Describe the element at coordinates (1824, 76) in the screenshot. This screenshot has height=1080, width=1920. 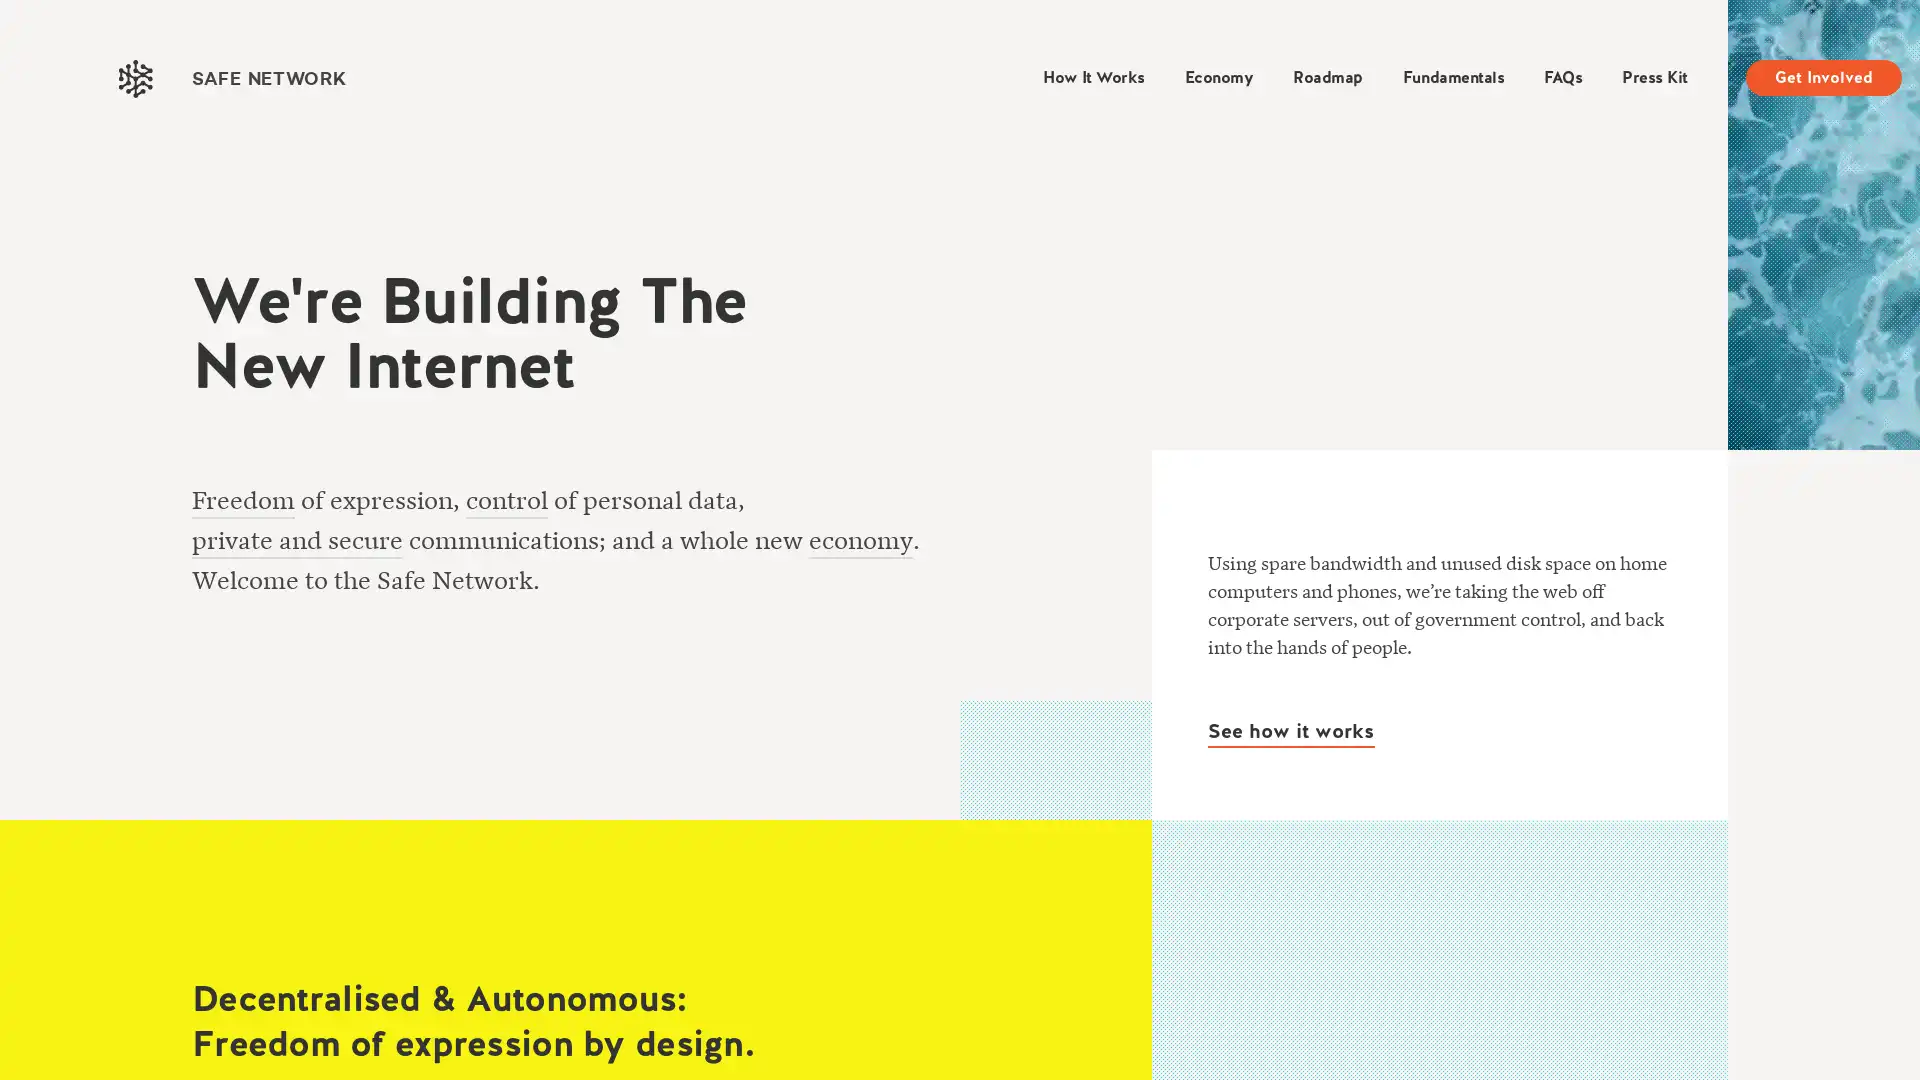
I see `Get Involved` at that location.